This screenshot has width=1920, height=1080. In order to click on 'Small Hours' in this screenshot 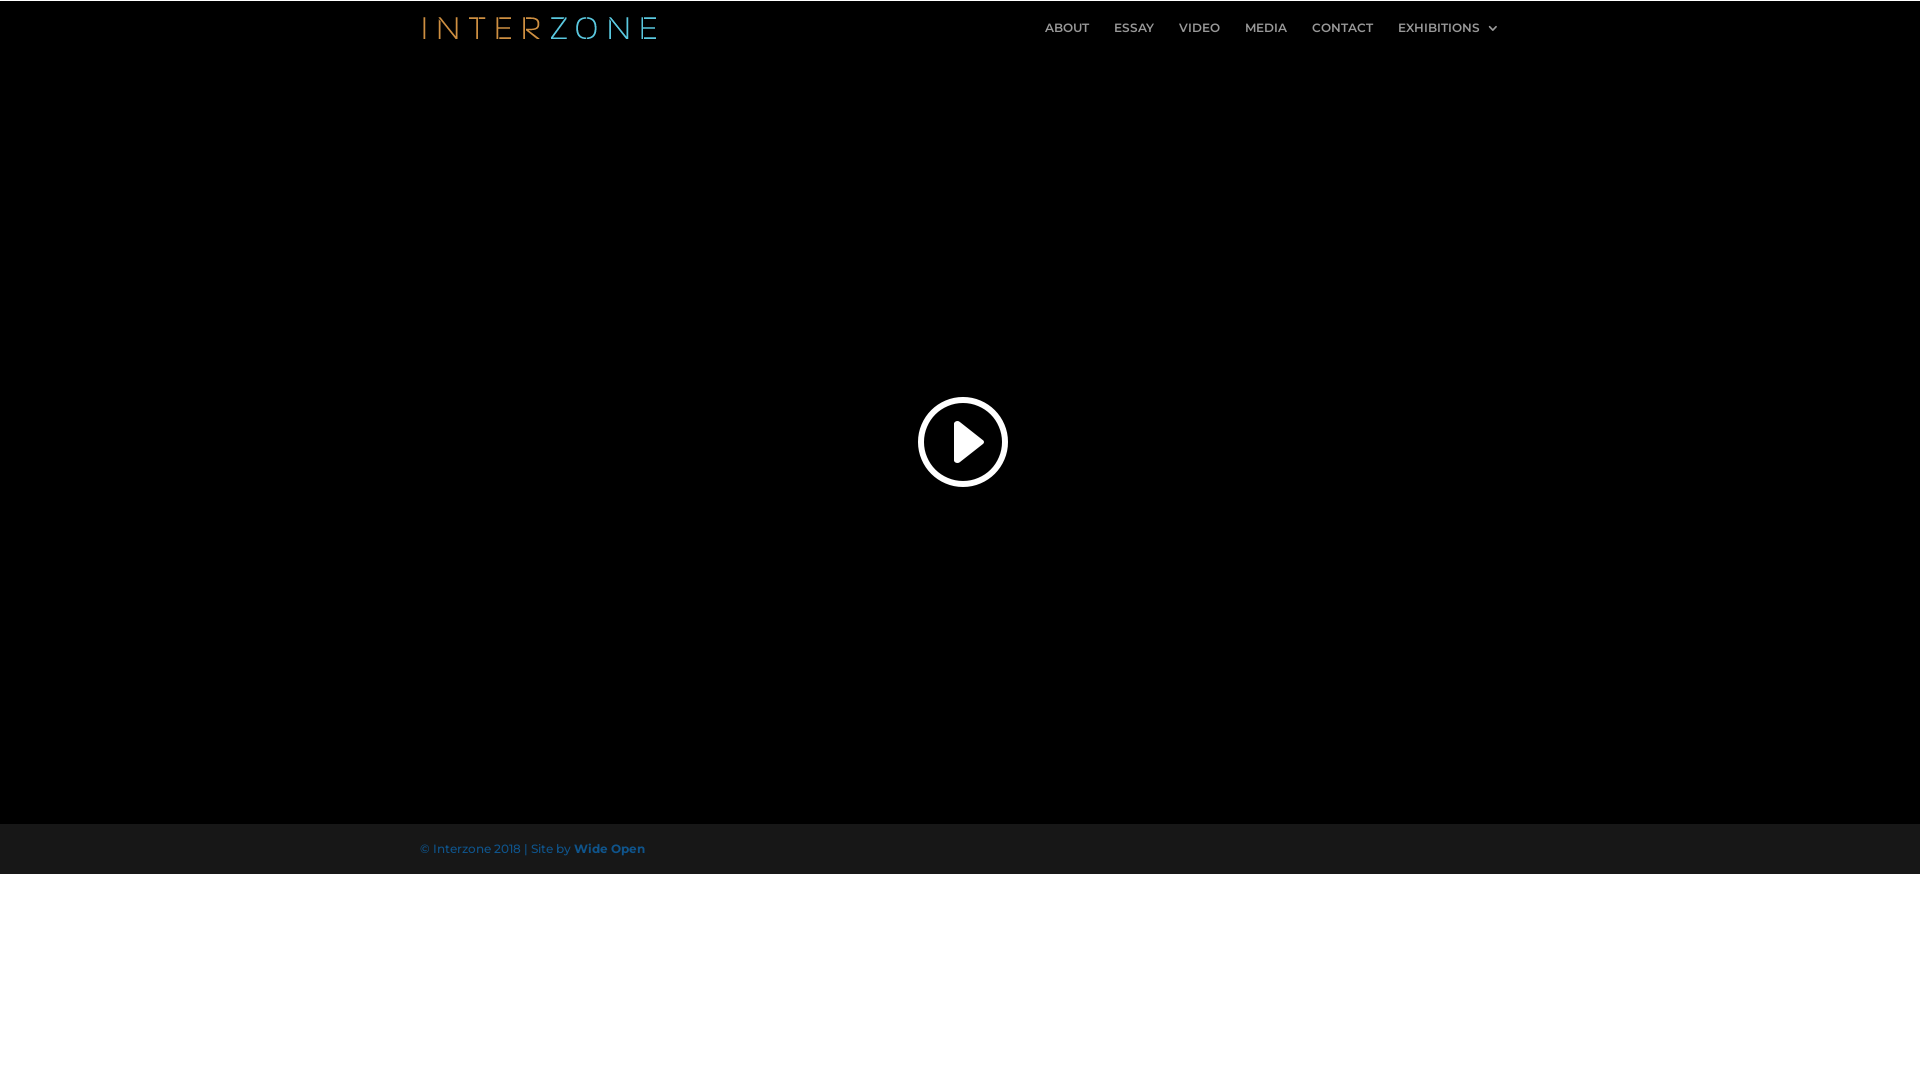, I will do `click(960, 438)`.